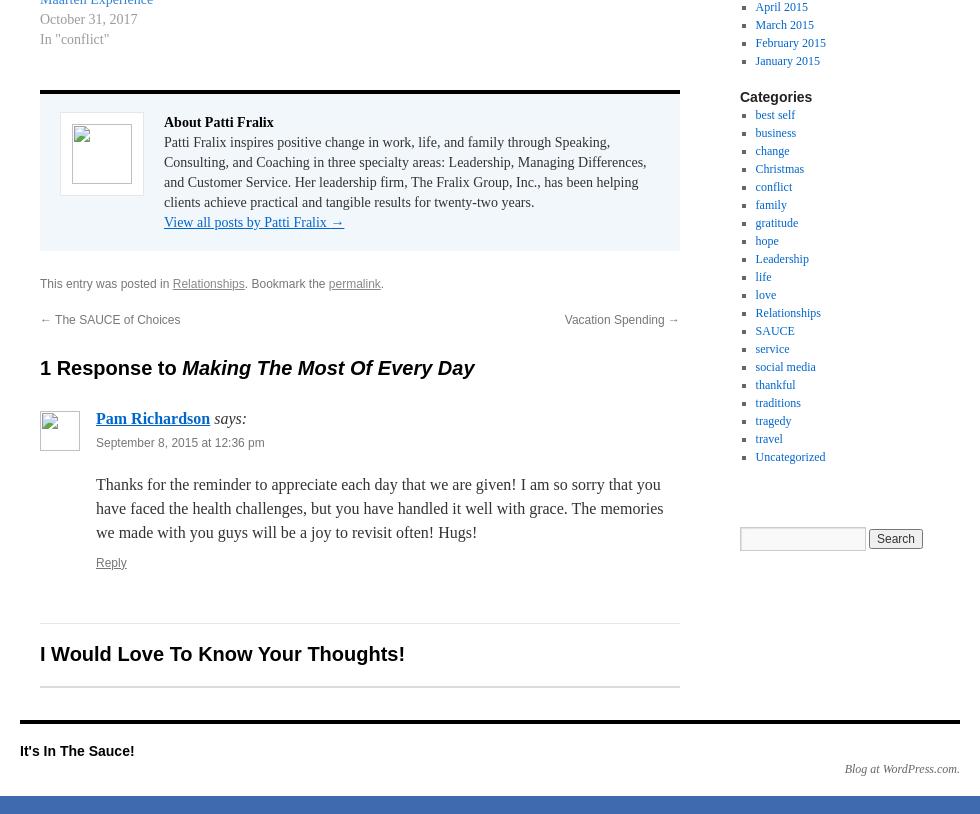 The image size is (980, 814). I want to click on 'social media', so click(784, 367).